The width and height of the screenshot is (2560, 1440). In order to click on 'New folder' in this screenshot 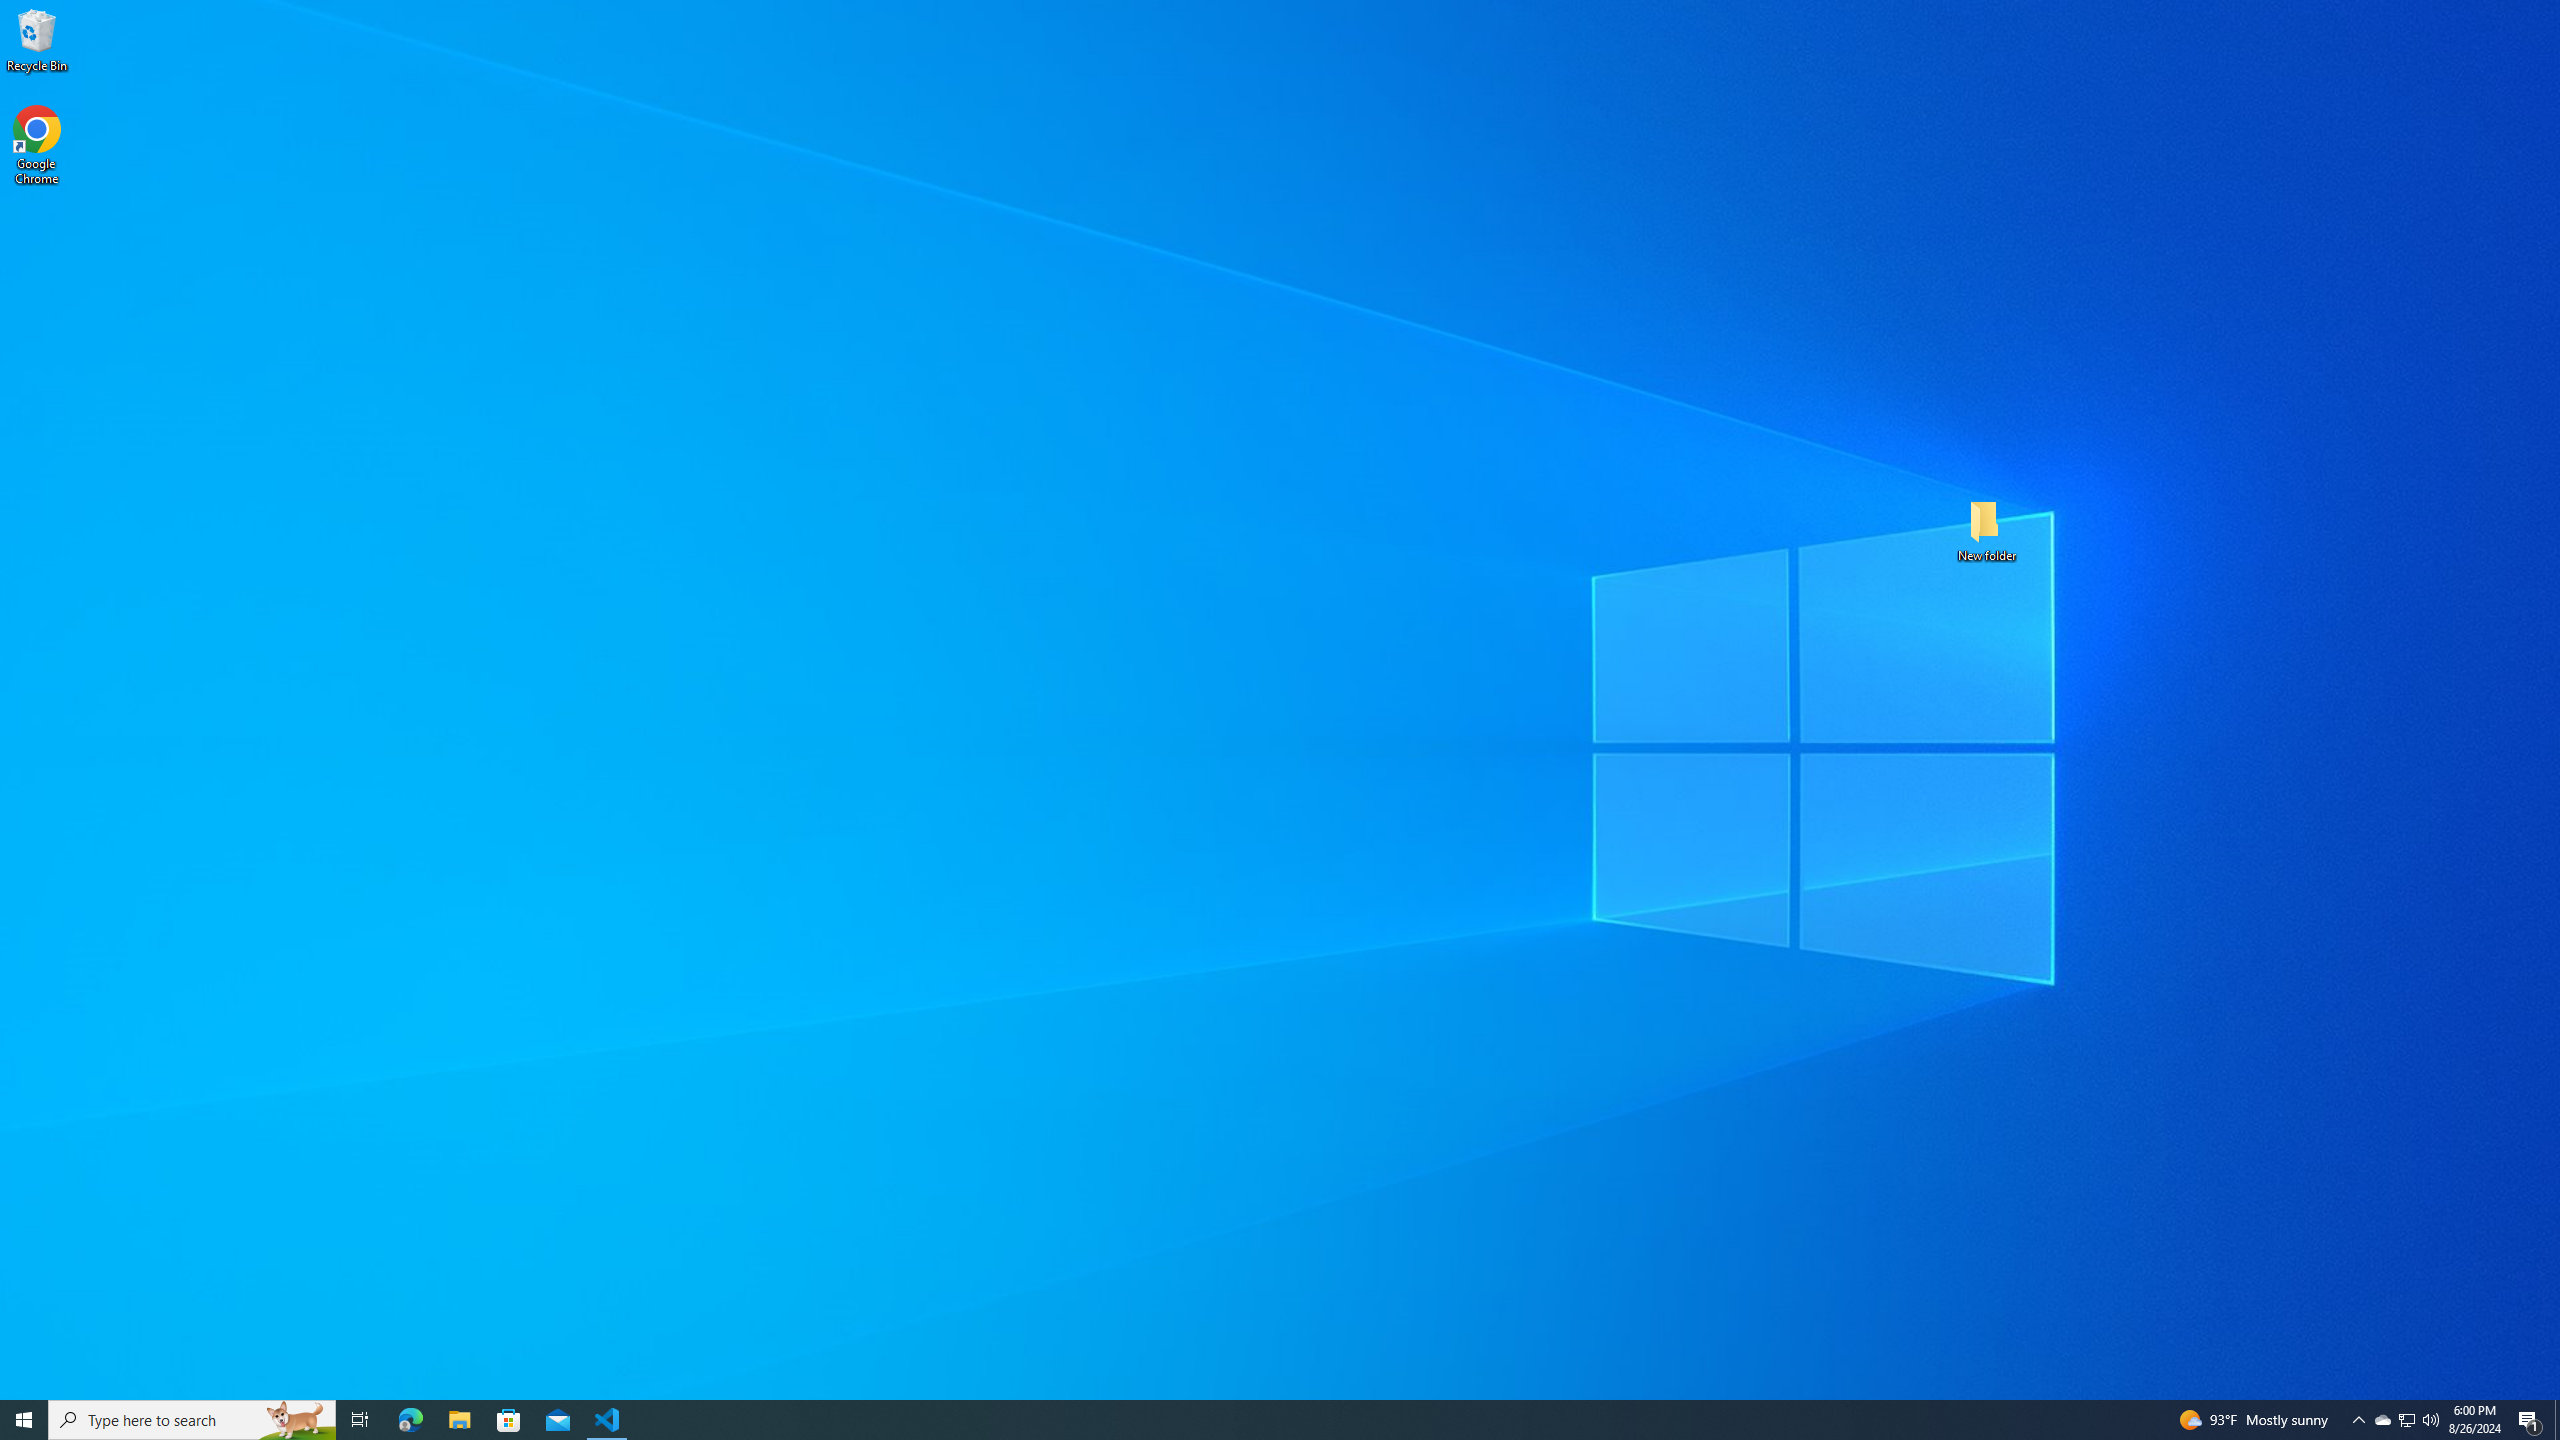, I will do `click(1986, 528)`.